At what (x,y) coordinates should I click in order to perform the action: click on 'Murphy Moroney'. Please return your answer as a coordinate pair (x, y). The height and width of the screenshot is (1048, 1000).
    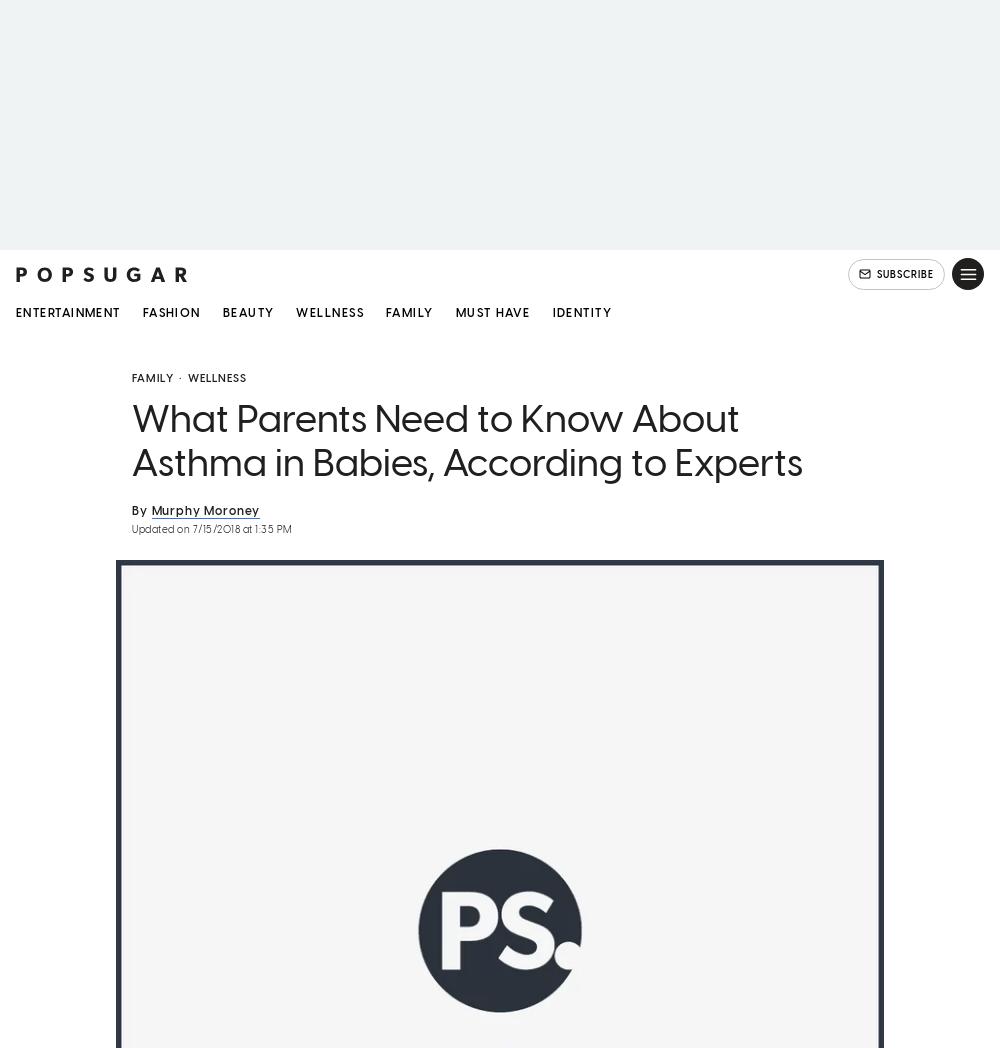
    Looking at the image, I should click on (151, 511).